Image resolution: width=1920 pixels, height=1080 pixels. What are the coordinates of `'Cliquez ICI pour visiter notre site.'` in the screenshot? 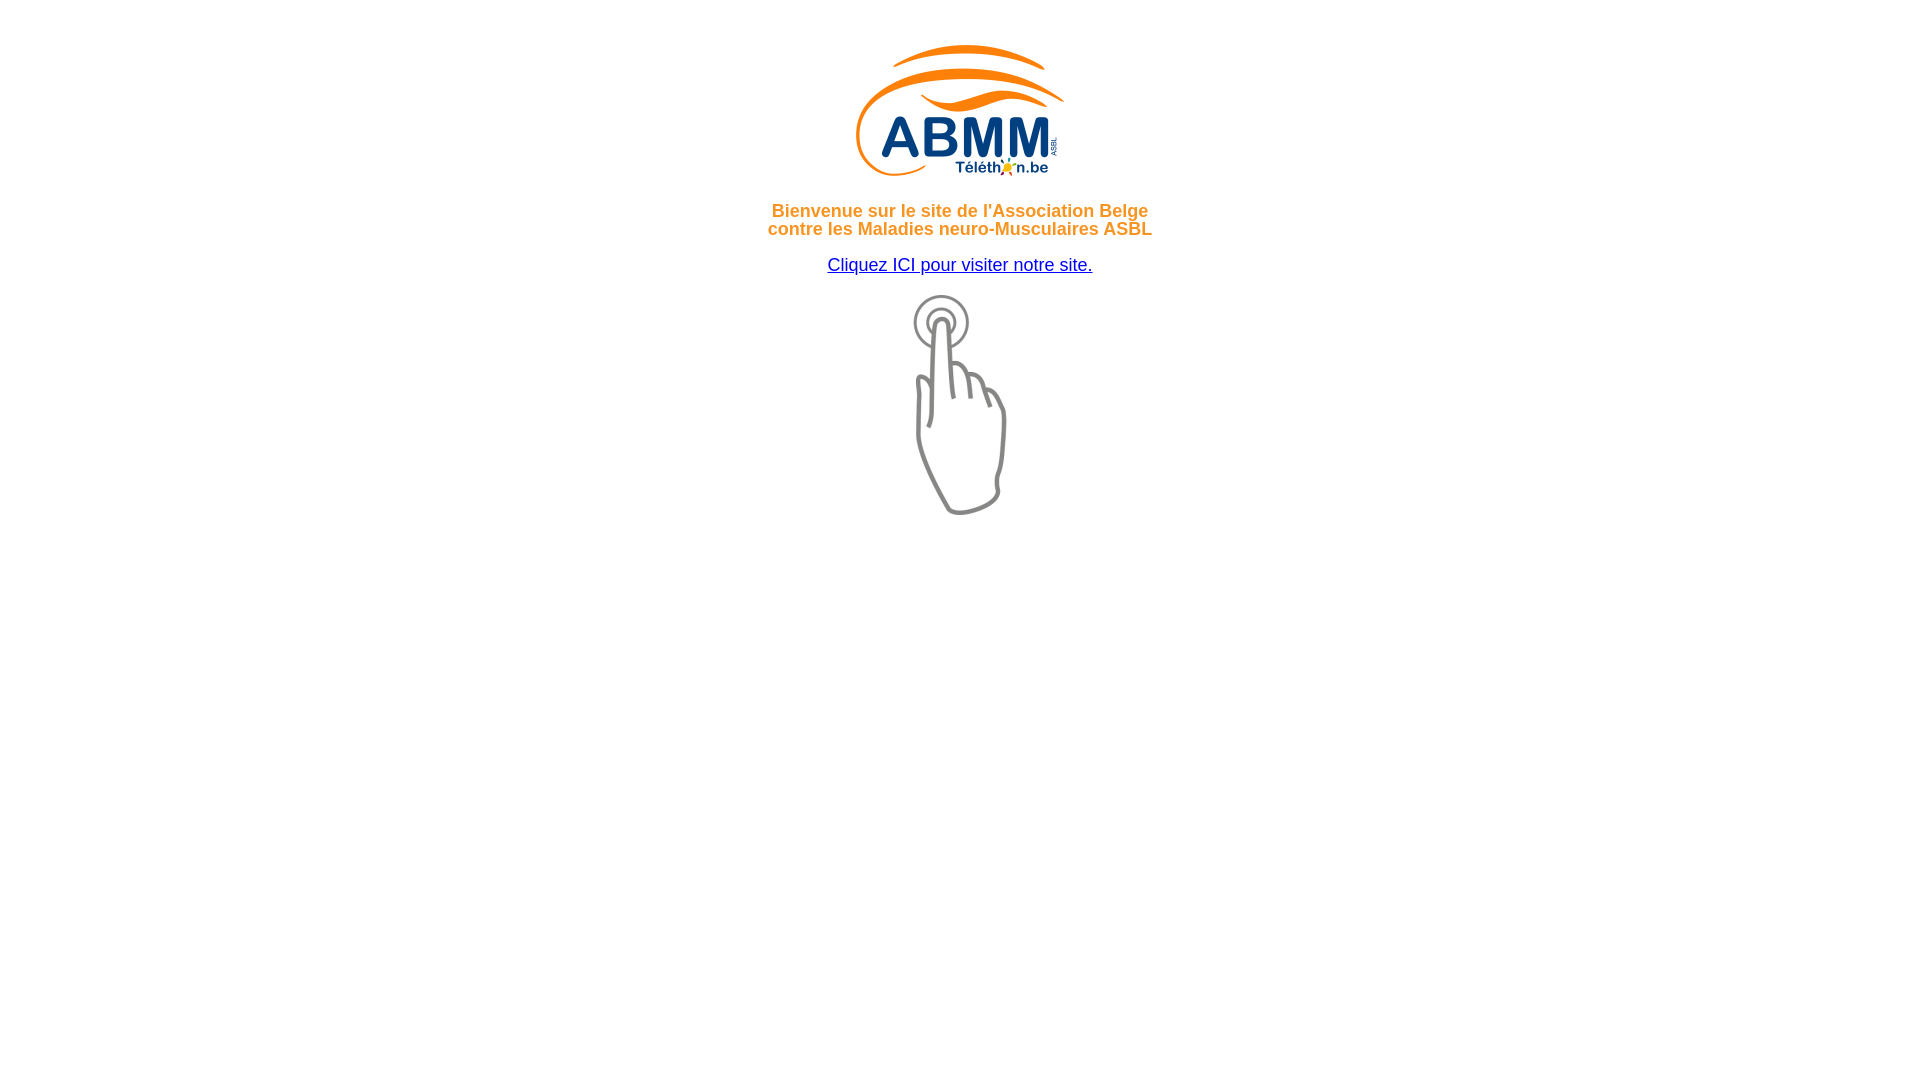 It's located at (958, 264).